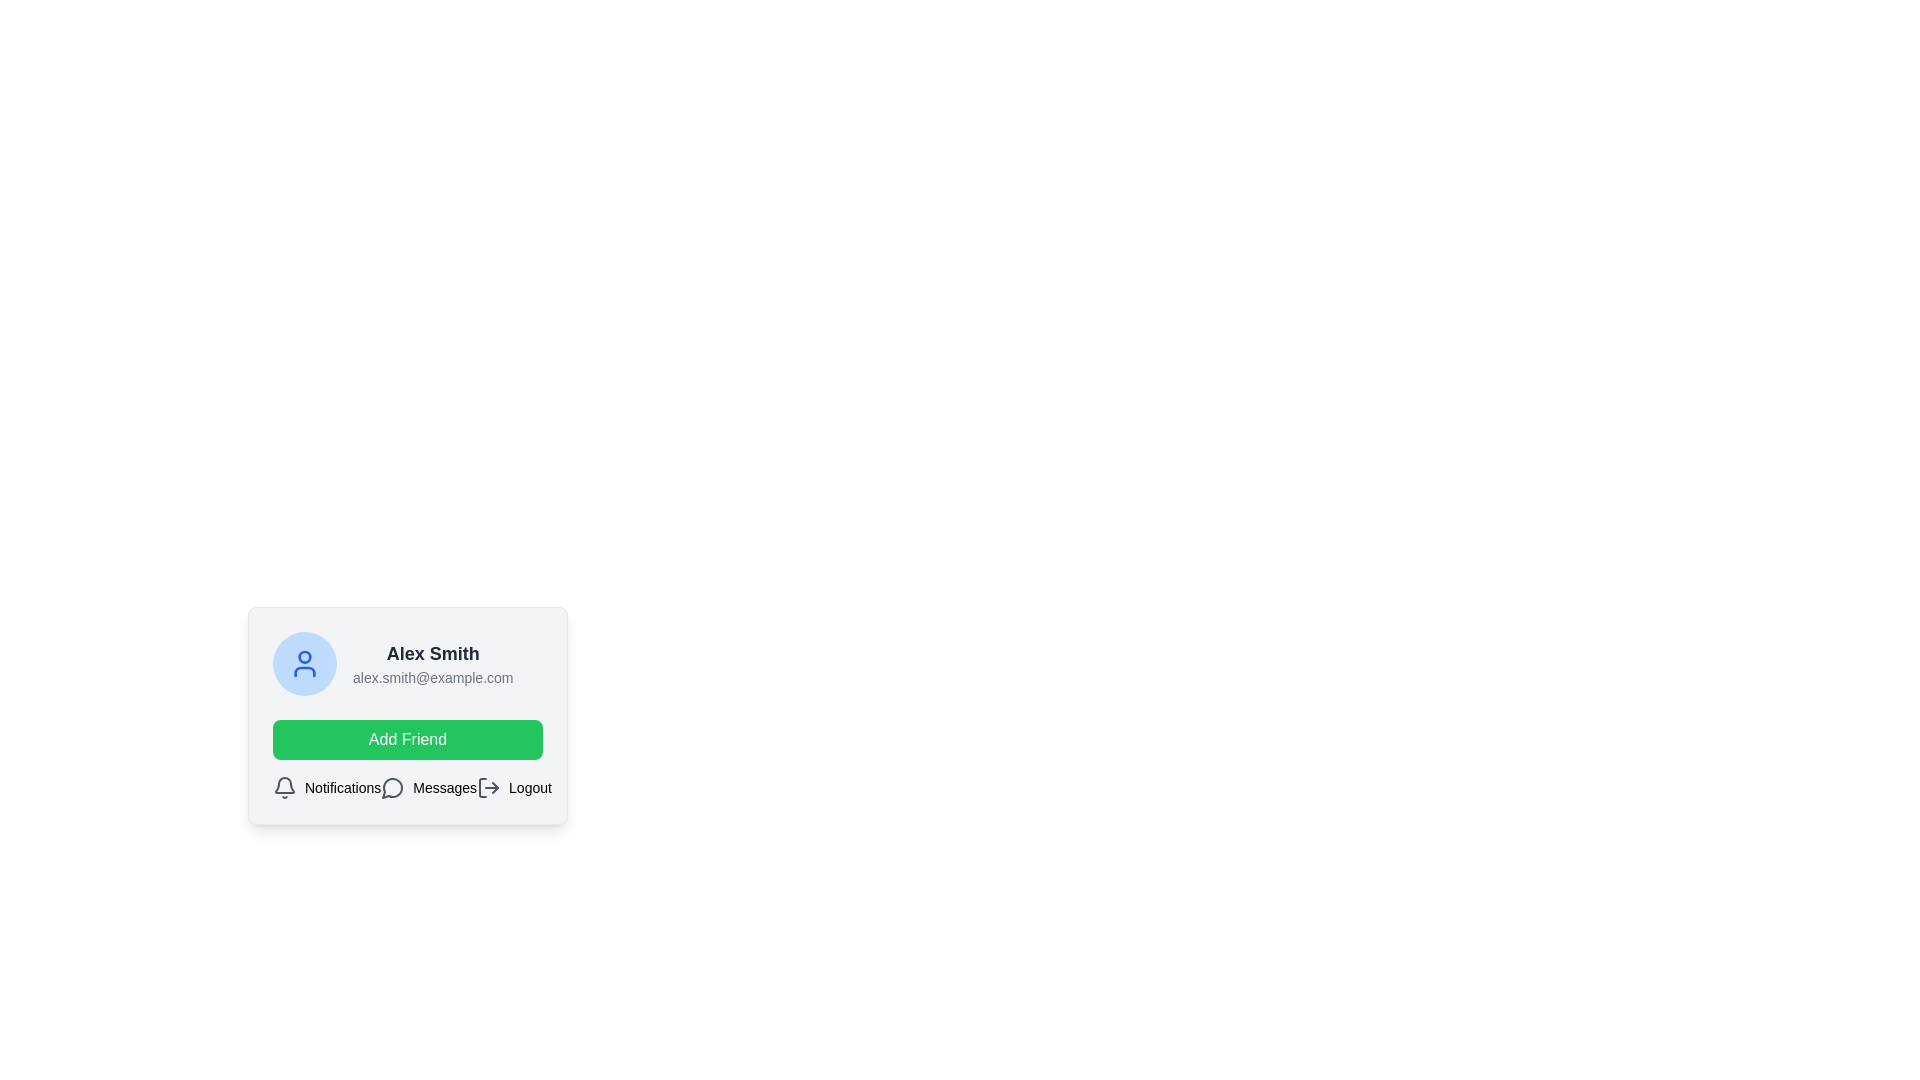 The height and width of the screenshot is (1080, 1920). I want to click on the 'Notifications' text label, which is styled in a small black sans-serif font and positioned next to a bell icon, to interact with notification settings, so click(342, 786).